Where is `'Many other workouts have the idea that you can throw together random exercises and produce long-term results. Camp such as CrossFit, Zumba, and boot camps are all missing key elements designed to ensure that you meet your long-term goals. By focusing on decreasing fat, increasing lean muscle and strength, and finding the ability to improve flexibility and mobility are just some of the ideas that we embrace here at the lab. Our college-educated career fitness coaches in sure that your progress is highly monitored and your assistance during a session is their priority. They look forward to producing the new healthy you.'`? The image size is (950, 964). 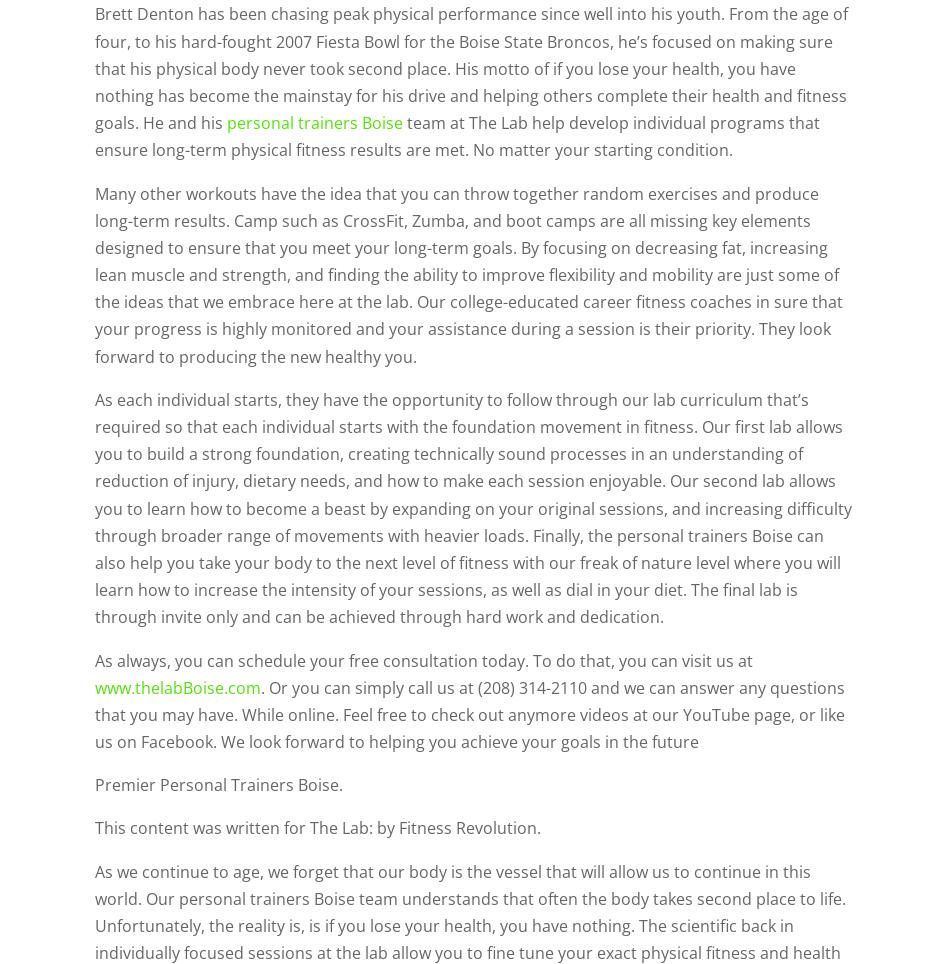
'Many other workouts have the idea that you can throw together random exercises and produce long-term results. Camp such as CrossFit, Zumba, and boot camps are all missing key elements designed to ensure that you meet your long-term goals. By focusing on decreasing fat, increasing lean muscle and strength, and finding the ability to improve flexibility and mobility are just some of the ideas that we embrace here at the lab. Our college-educated career fitness coaches in sure that your progress is highly monitored and your assistance during a session is their priority. They look forward to producing the new healthy you.' is located at coordinates (468, 273).